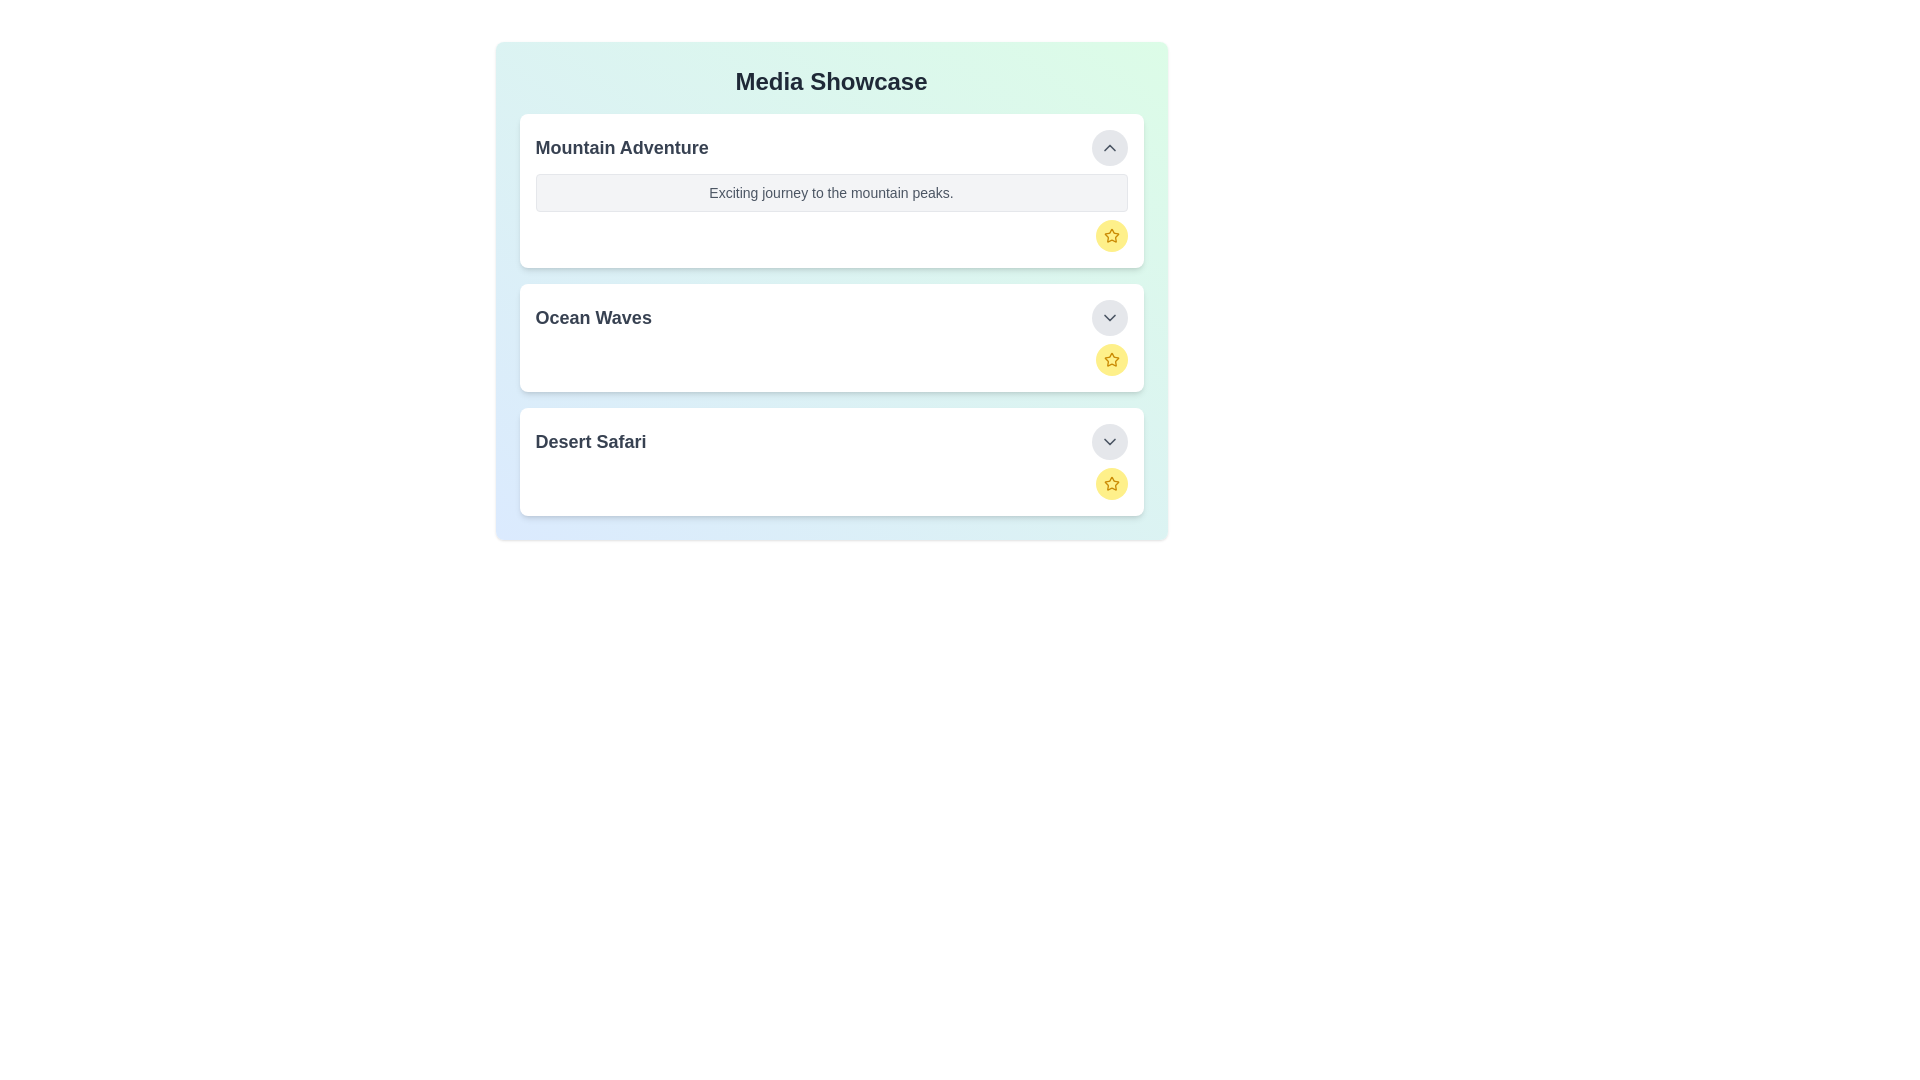 This screenshot has height=1080, width=1920. What do you see at coordinates (1110, 358) in the screenshot?
I see `favorite button for the item titled 'Ocean Waves'` at bounding box center [1110, 358].